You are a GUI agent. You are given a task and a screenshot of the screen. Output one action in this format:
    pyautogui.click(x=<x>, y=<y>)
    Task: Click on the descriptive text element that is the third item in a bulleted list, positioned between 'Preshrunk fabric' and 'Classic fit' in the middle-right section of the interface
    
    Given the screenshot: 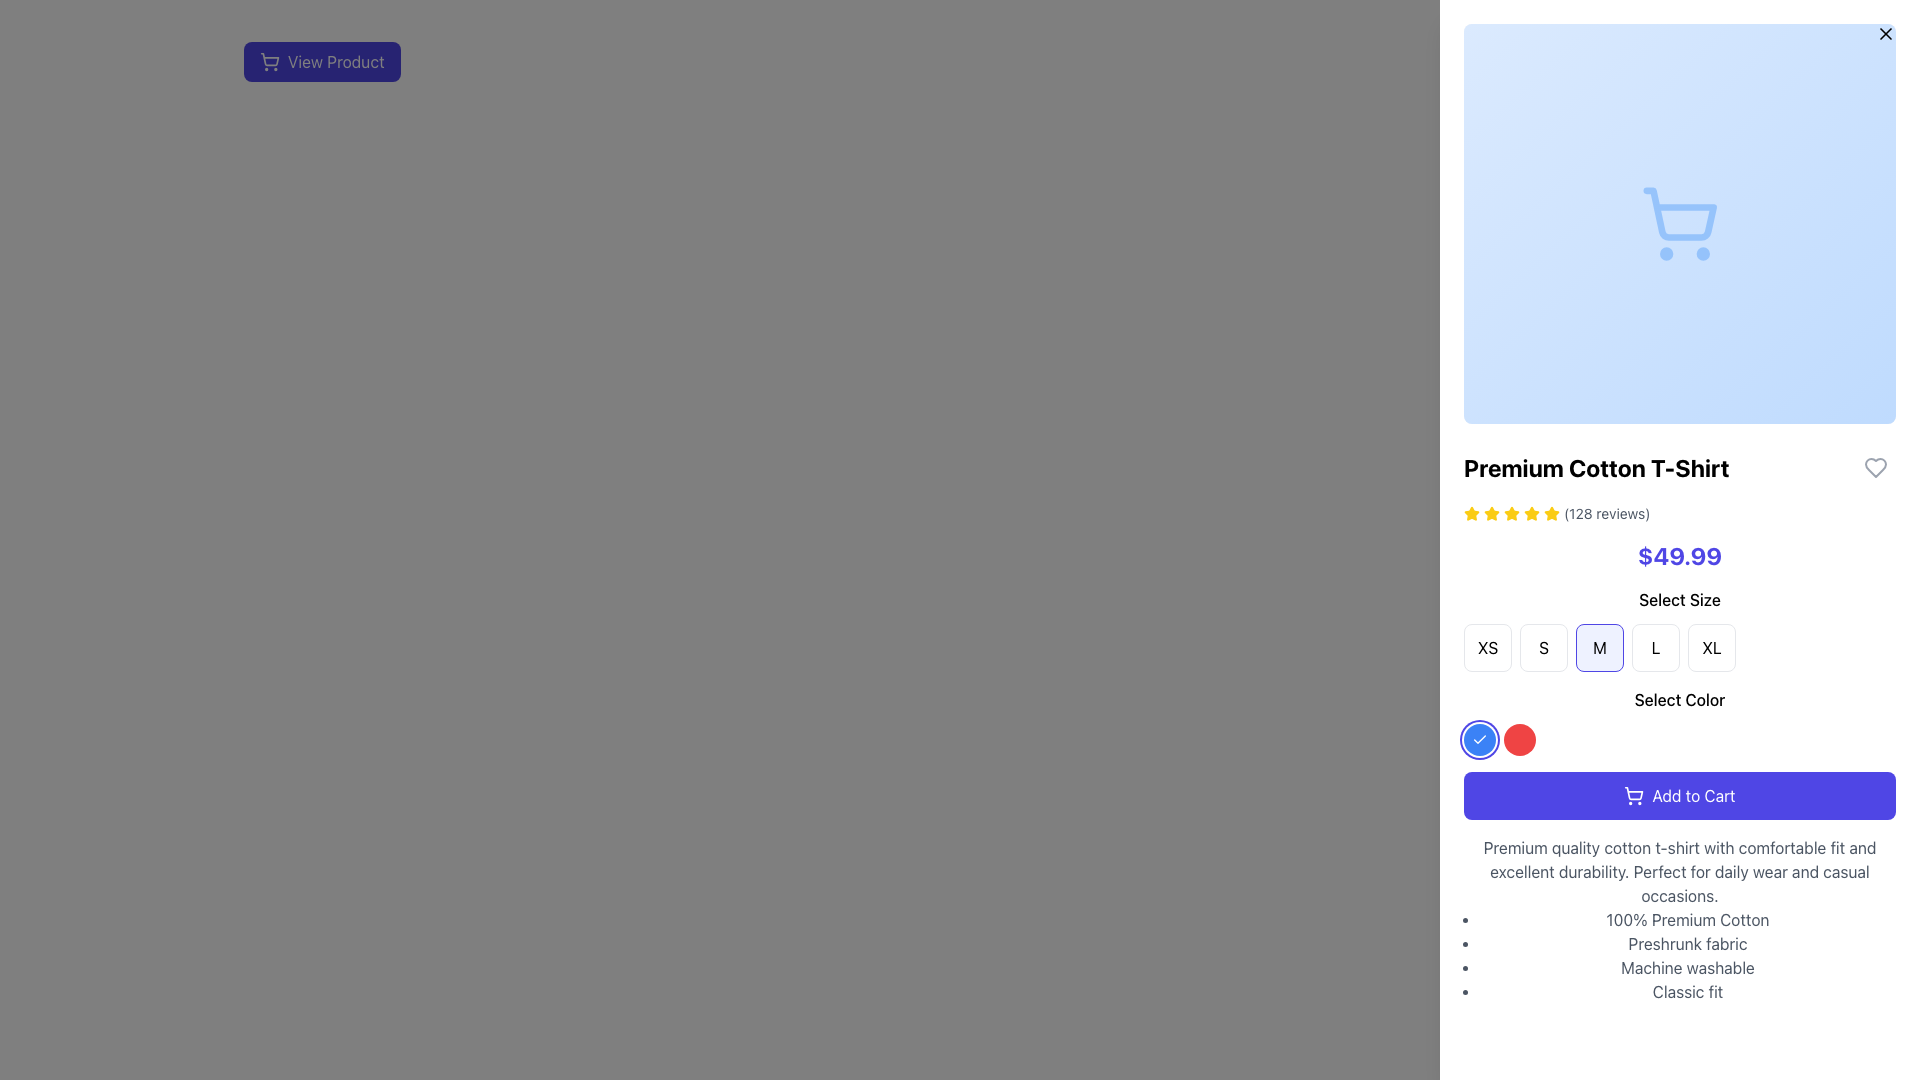 What is the action you would take?
    pyautogui.click(x=1687, y=967)
    